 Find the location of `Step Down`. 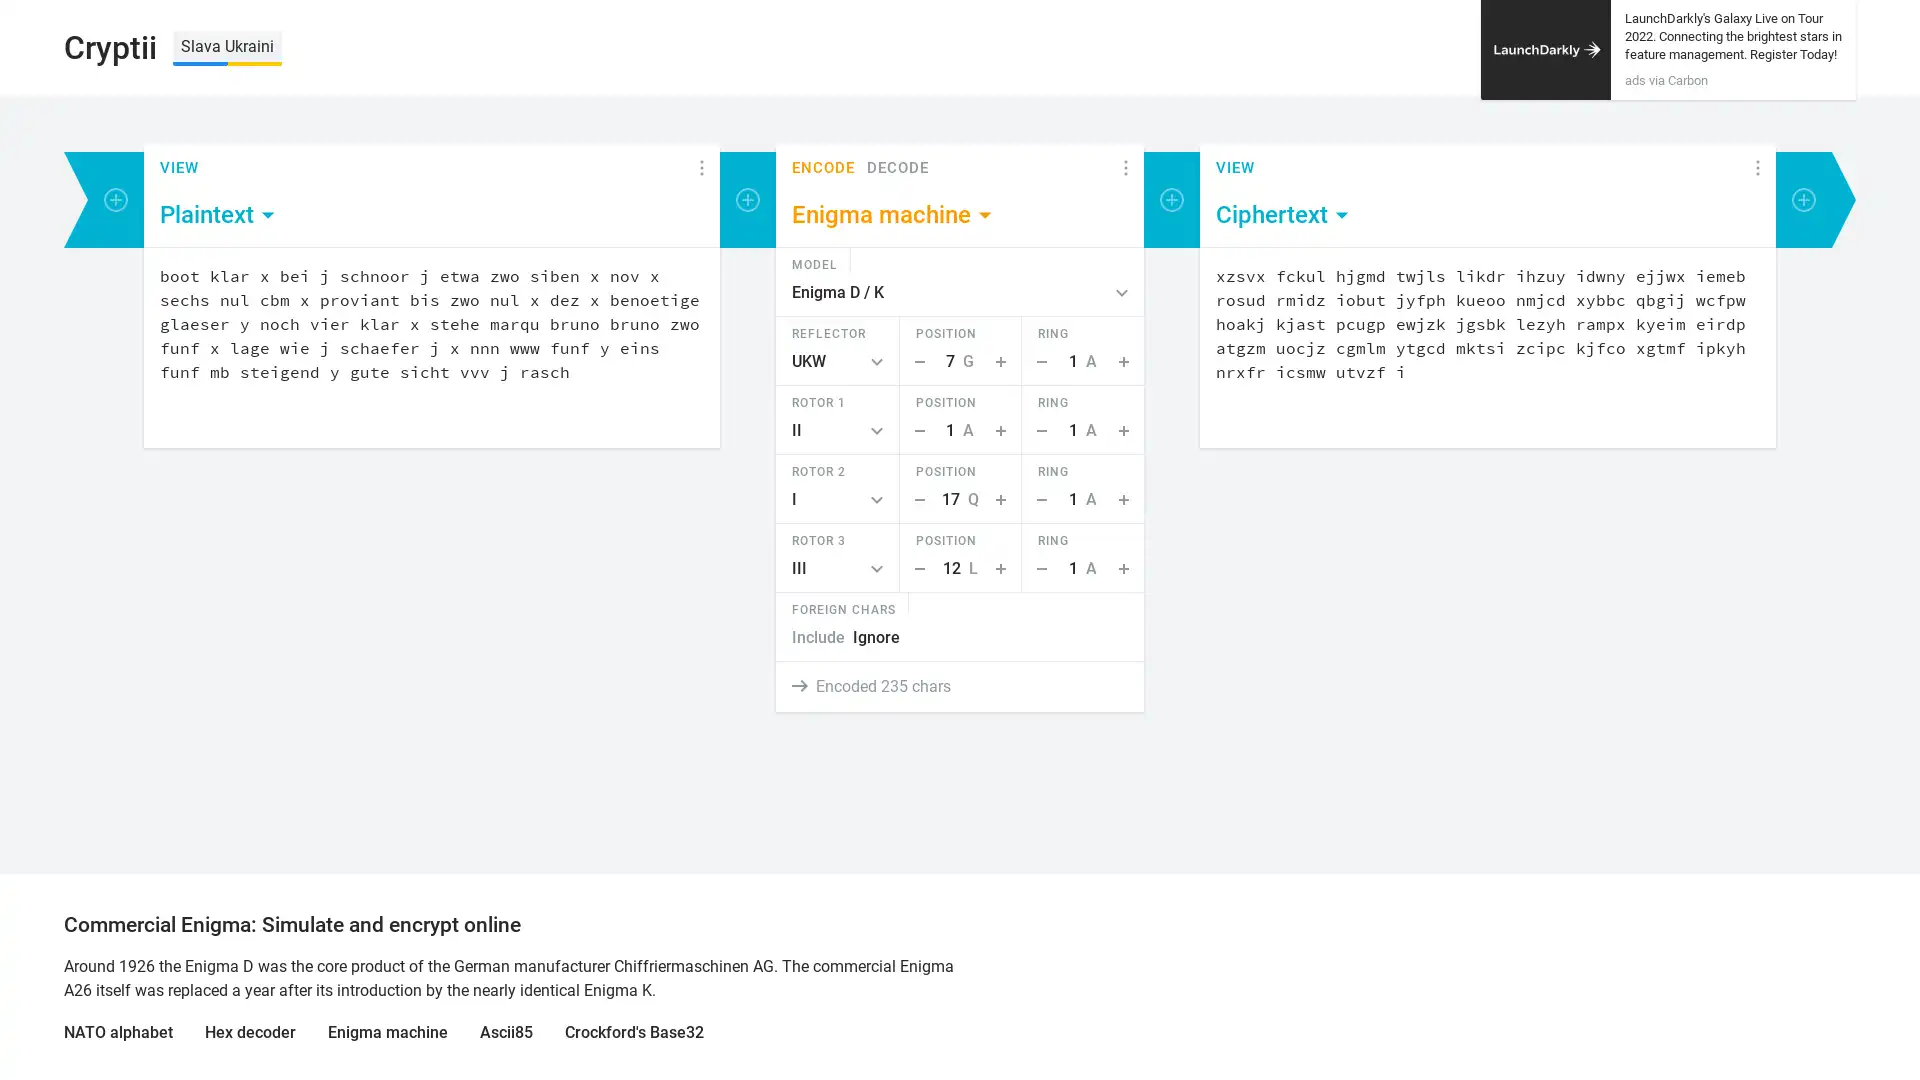

Step Down is located at coordinates (914, 430).